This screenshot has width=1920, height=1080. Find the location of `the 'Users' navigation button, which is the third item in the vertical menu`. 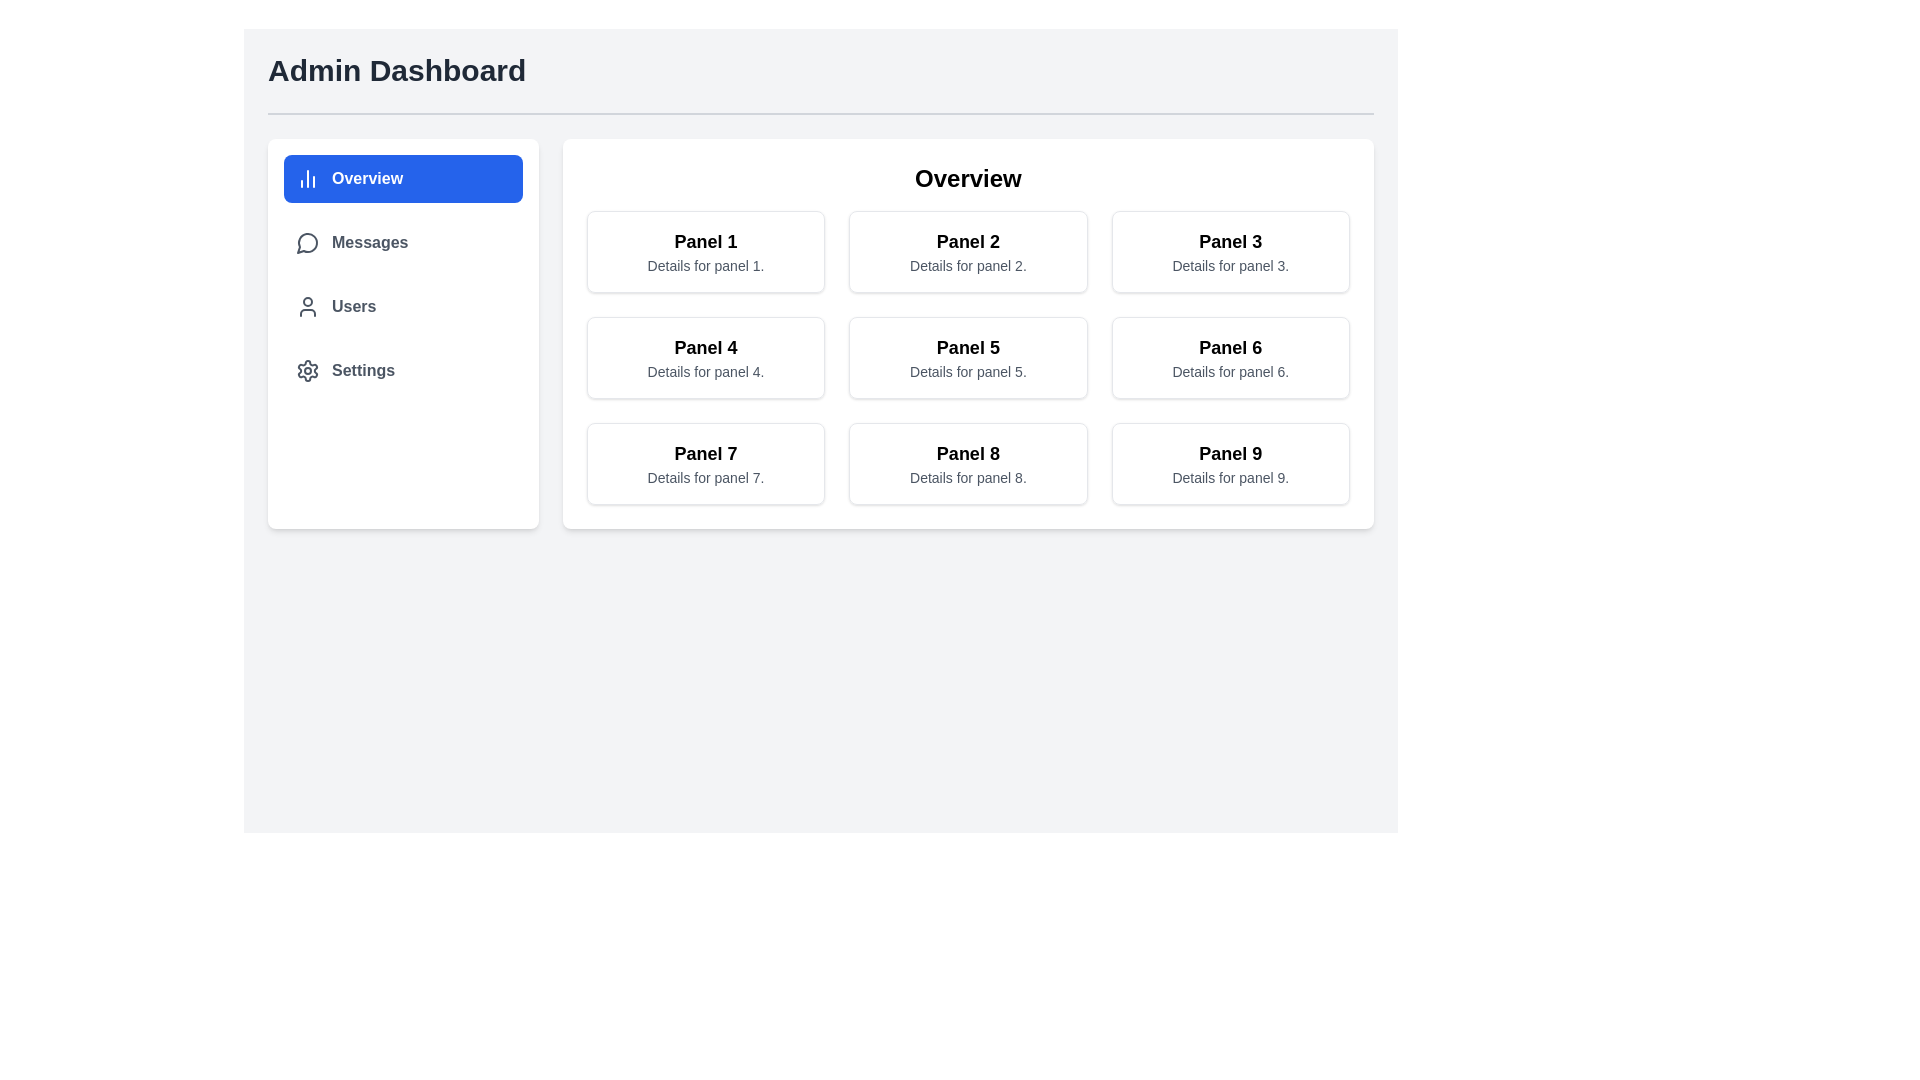

the 'Users' navigation button, which is the third item in the vertical menu is located at coordinates (402, 307).